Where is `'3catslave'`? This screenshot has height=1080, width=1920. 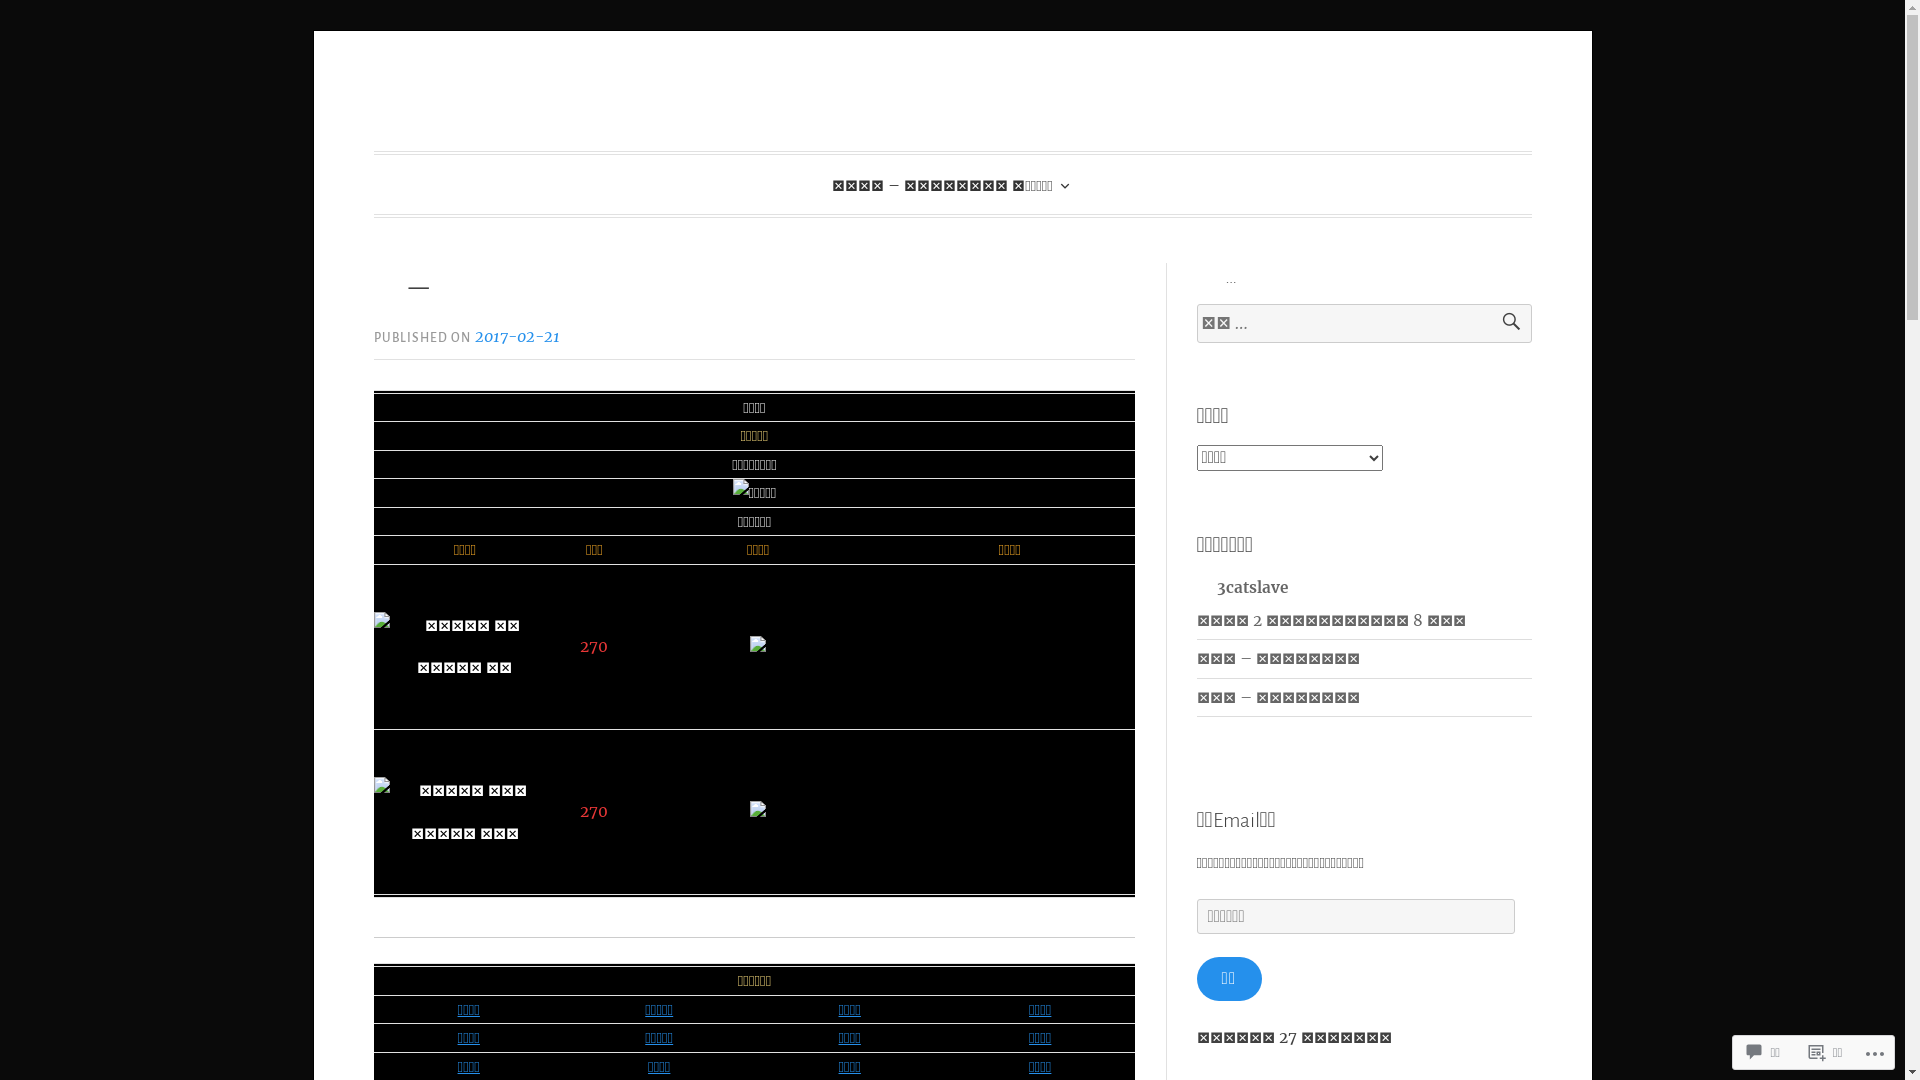 '3catslave' is located at coordinates (1241, 585).